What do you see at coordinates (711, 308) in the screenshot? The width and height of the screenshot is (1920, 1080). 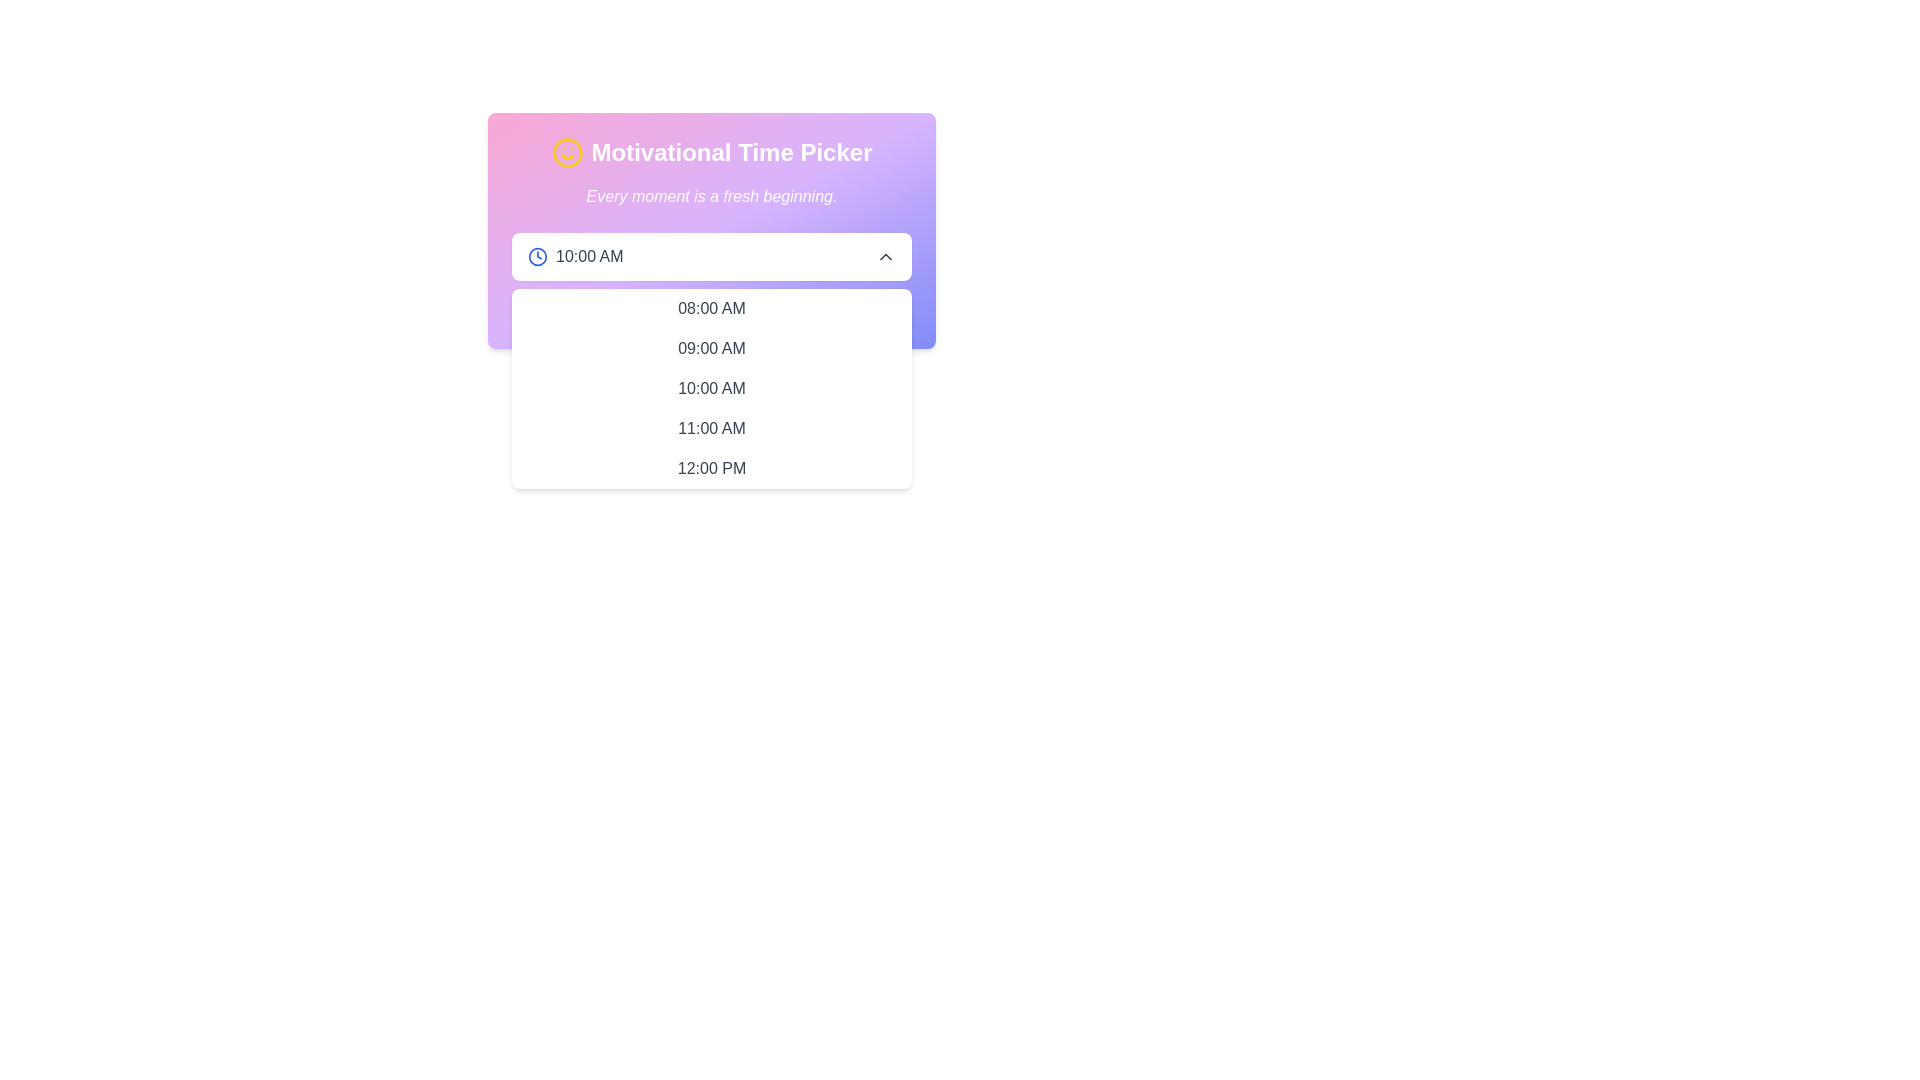 I see `the clickable list item displaying '08:00 AM'` at bounding box center [711, 308].